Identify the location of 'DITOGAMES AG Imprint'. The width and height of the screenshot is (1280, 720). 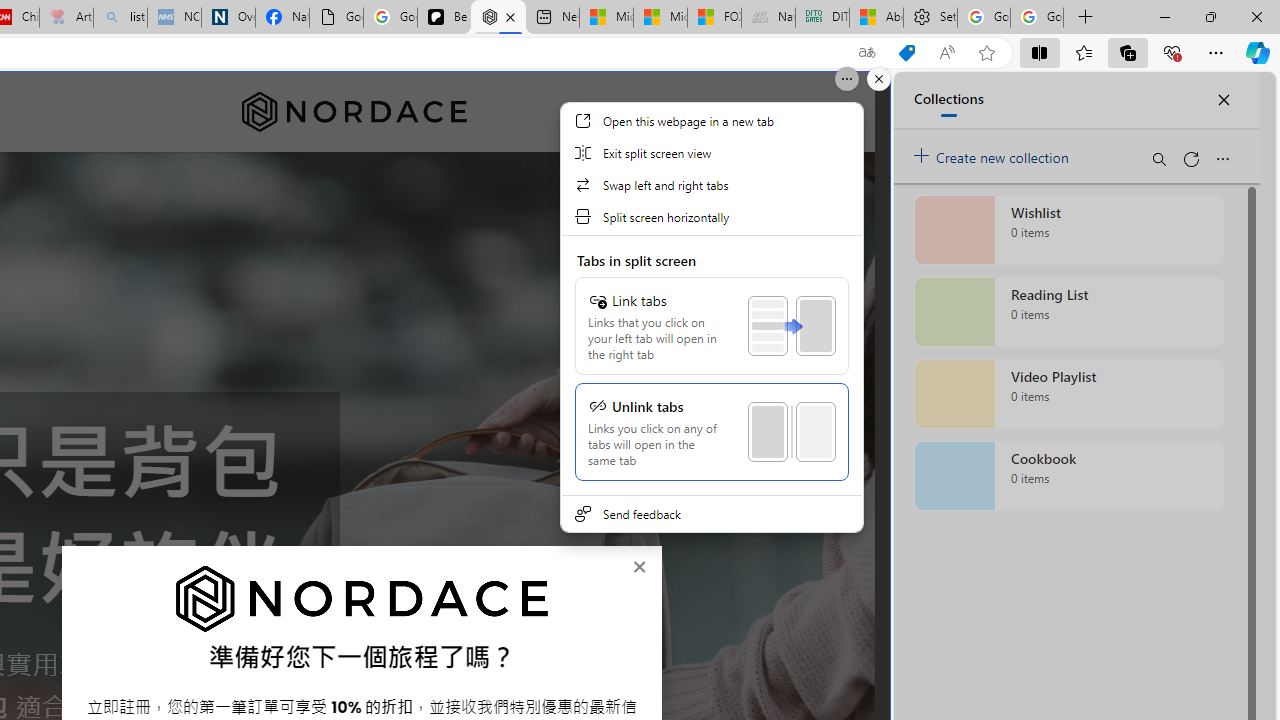
(822, 17).